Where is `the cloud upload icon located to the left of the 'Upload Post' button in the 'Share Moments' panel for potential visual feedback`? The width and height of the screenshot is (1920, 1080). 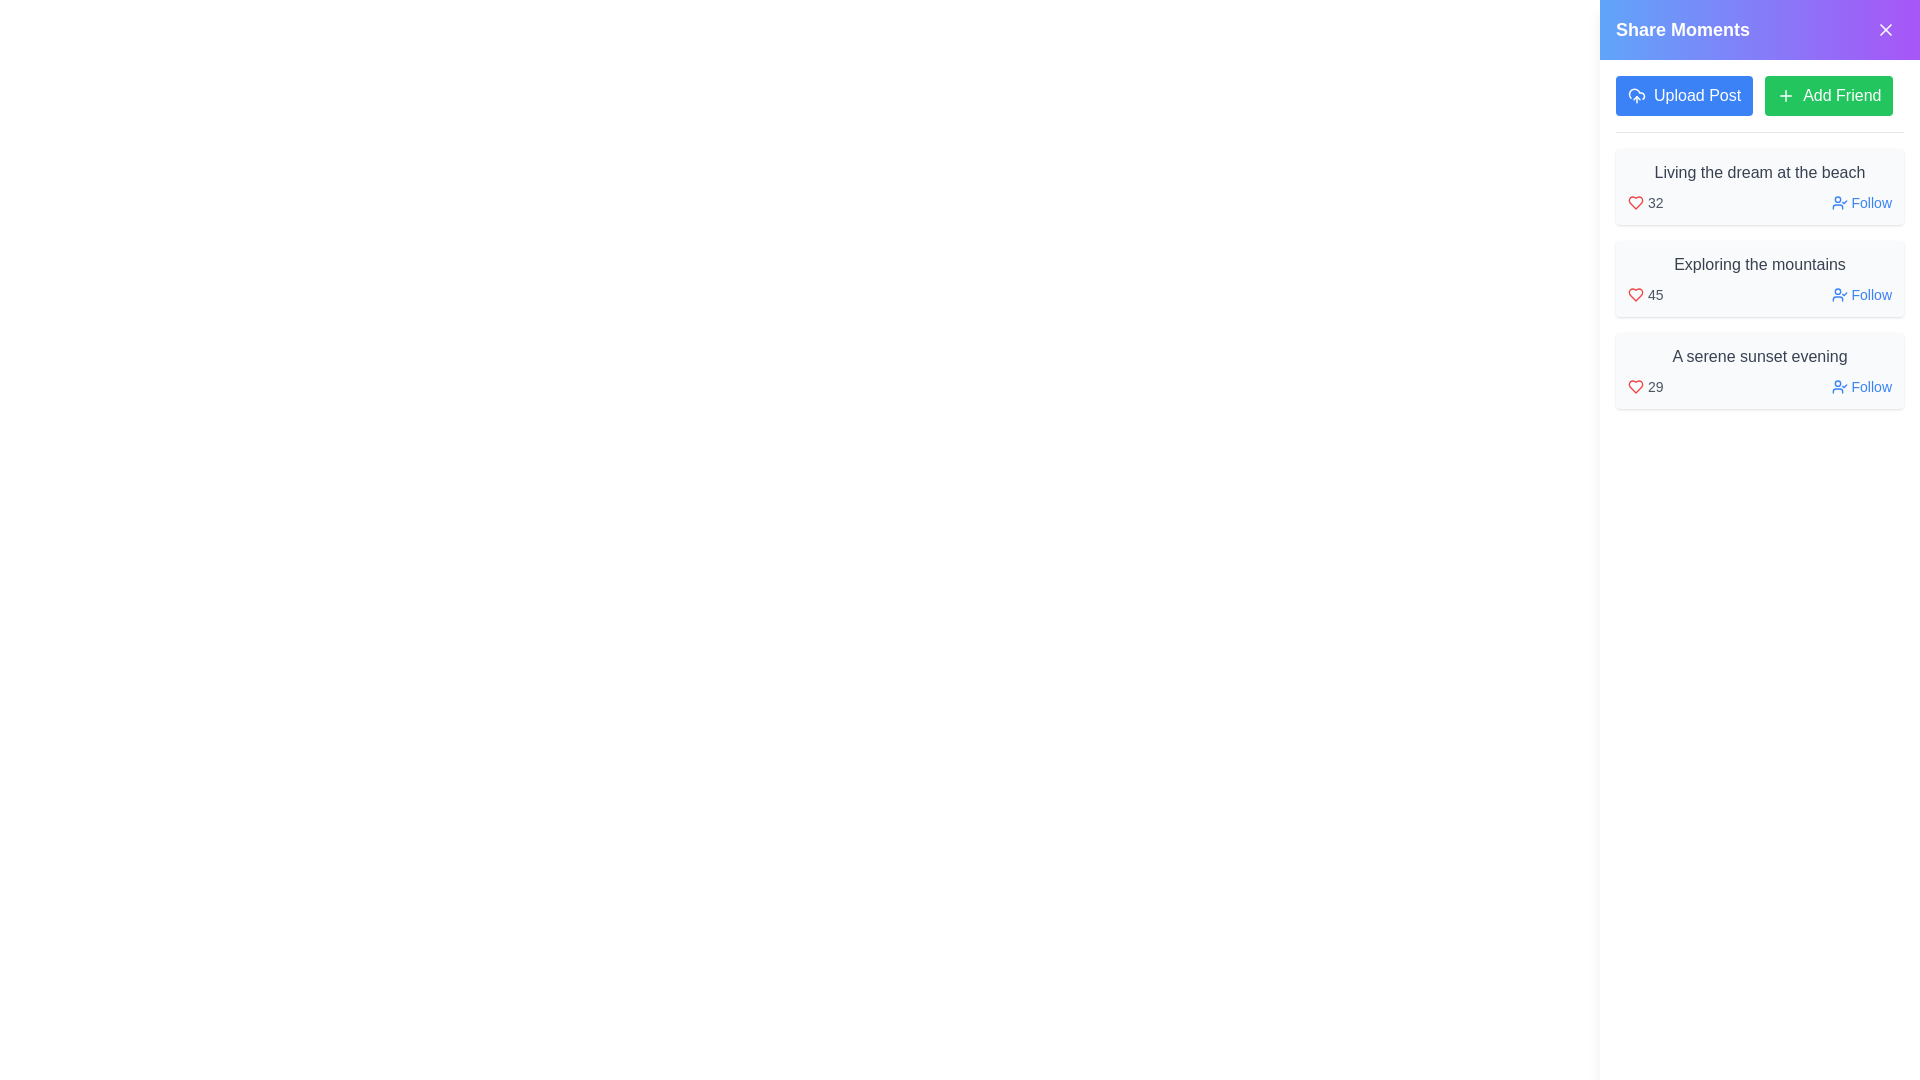
the cloud upload icon located to the left of the 'Upload Post' button in the 'Share Moments' panel for potential visual feedback is located at coordinates (1636, 96).